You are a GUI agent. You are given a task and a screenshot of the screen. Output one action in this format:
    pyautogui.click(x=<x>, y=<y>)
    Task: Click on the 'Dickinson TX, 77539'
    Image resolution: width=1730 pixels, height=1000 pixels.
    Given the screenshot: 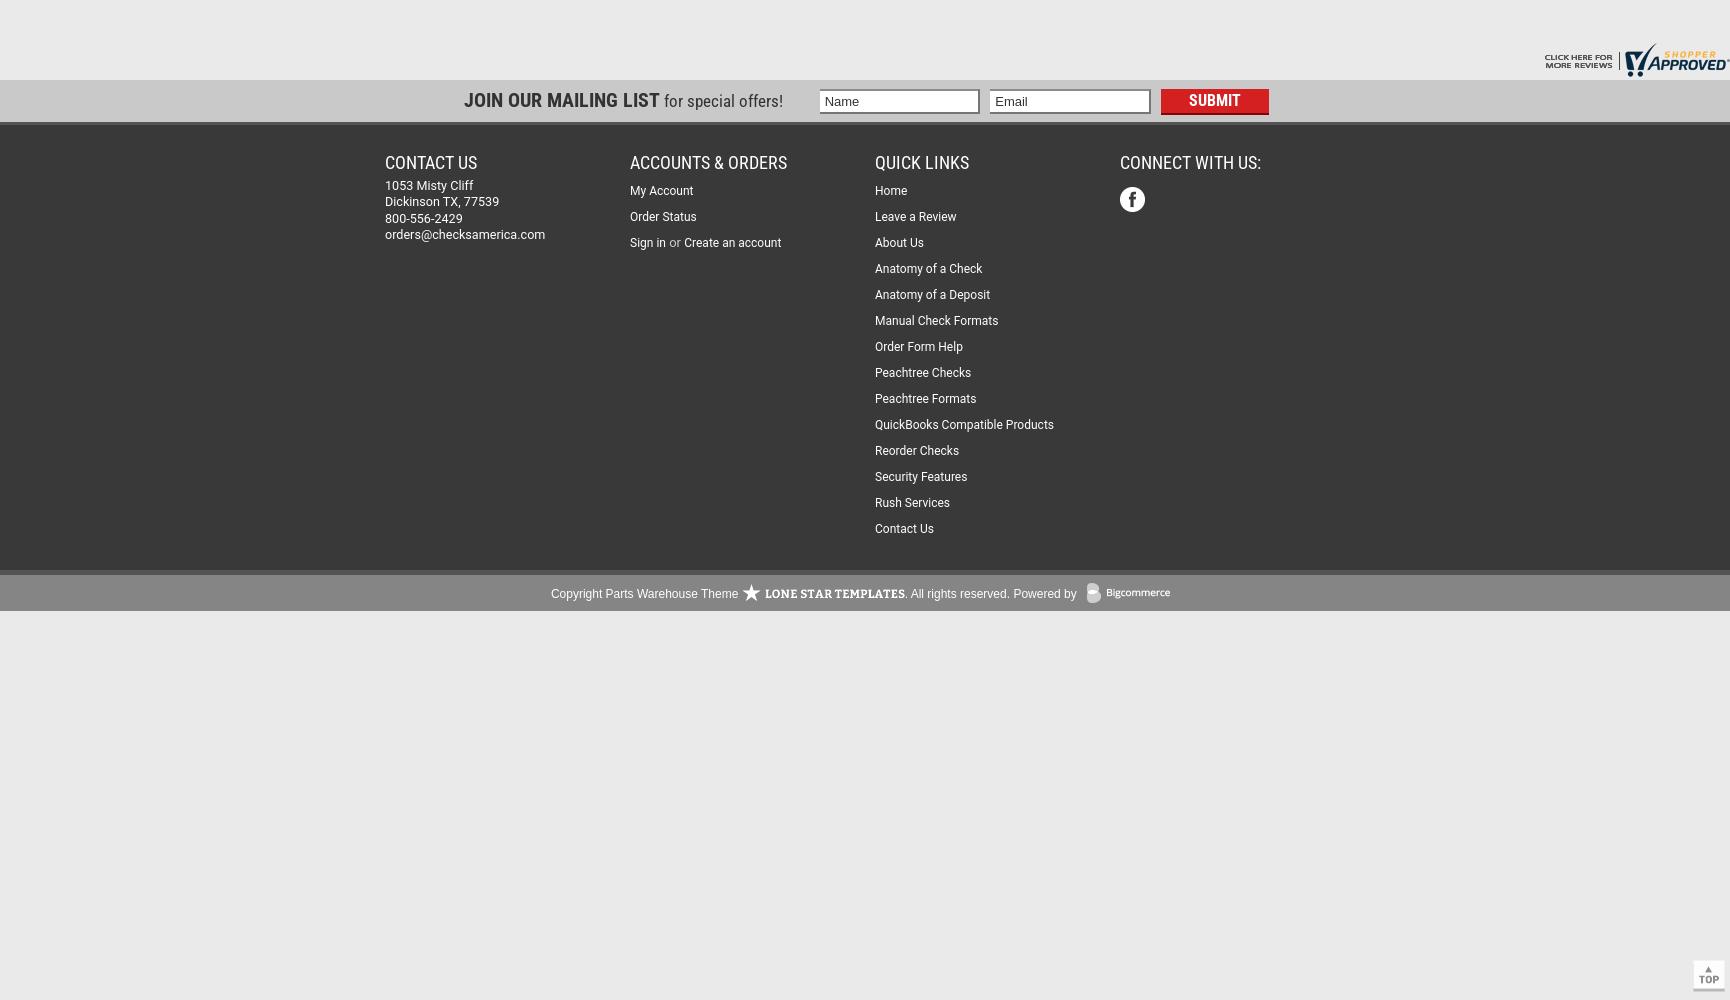 What is the action you would take?
    pyautogui.click(x=384, y=200)
    